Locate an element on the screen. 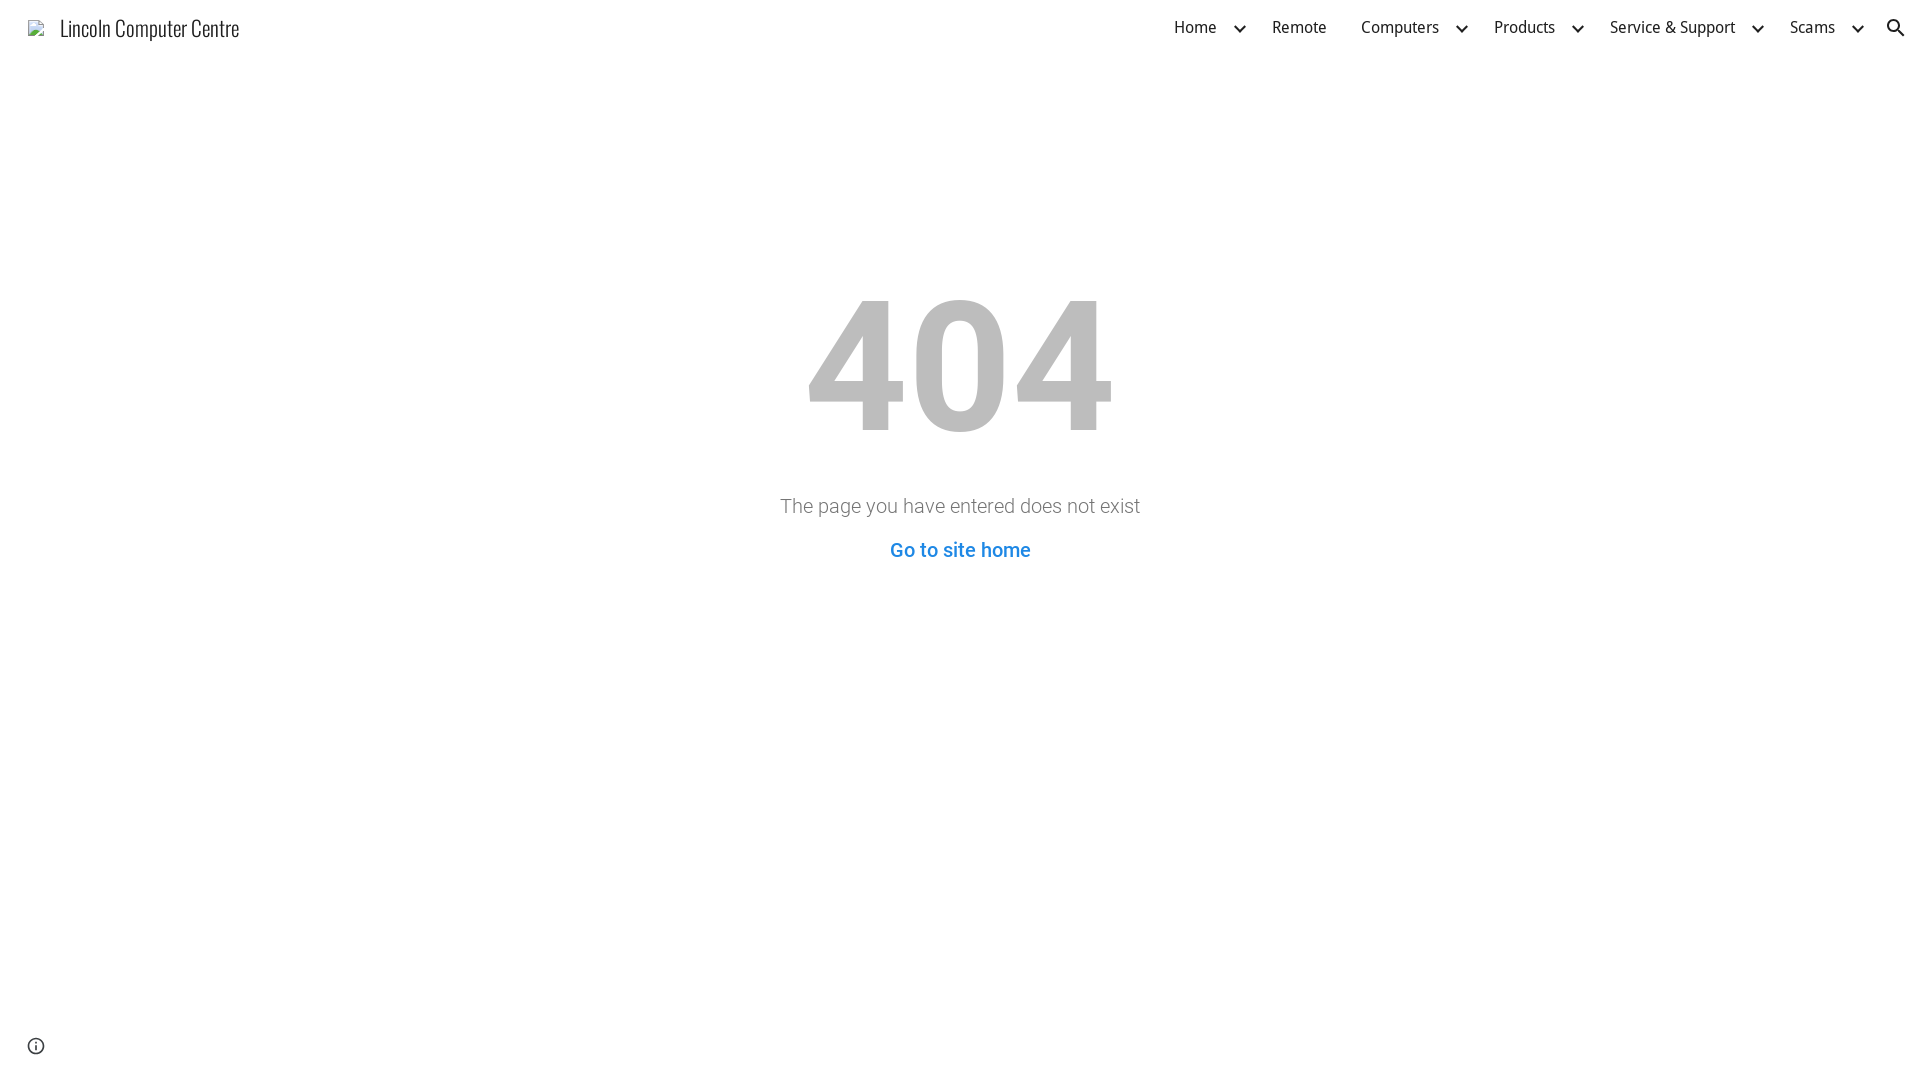 This screenshot has width=1920, height=1080. 'Go to site home' is located at coordinates (960, 550).